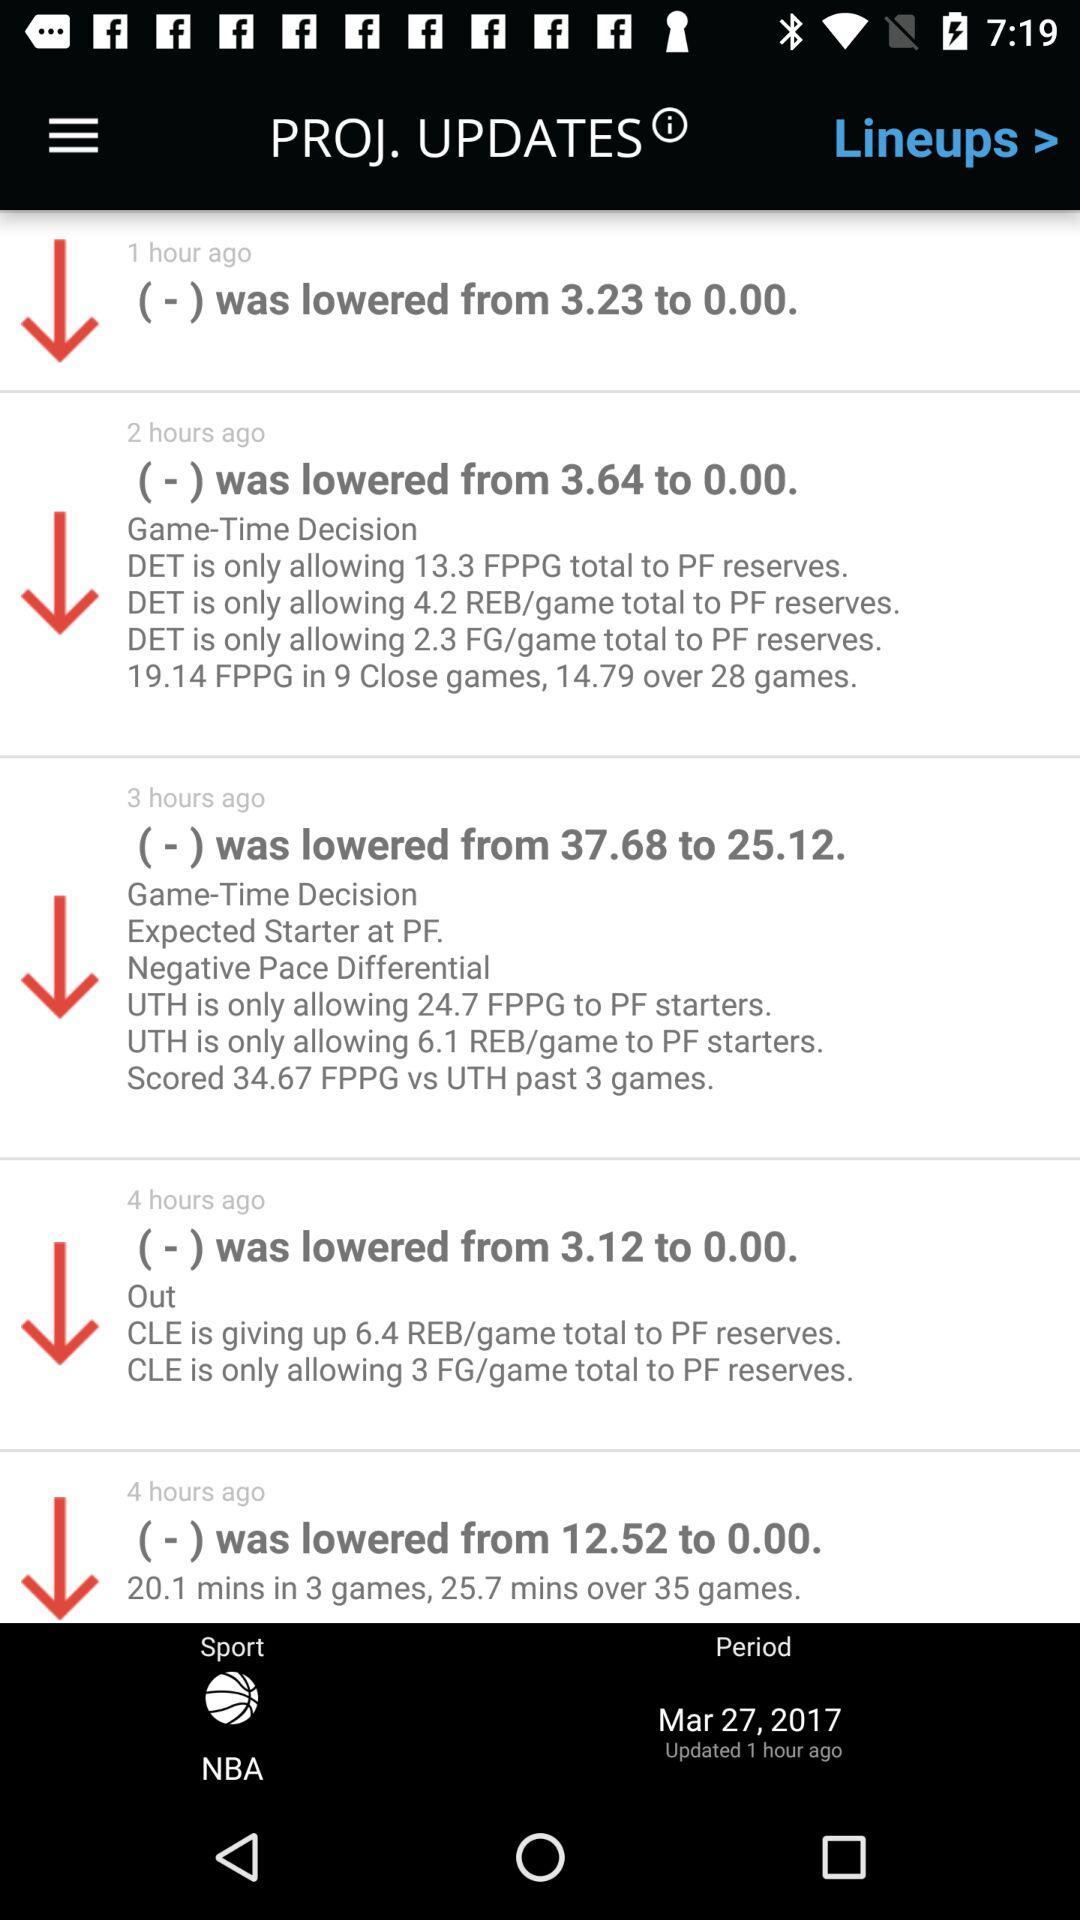 This screenshot has height=1920, width=1080. Describe the element at coordinates (498, 1350) in the screenshot. I see `out cle is` at that location.